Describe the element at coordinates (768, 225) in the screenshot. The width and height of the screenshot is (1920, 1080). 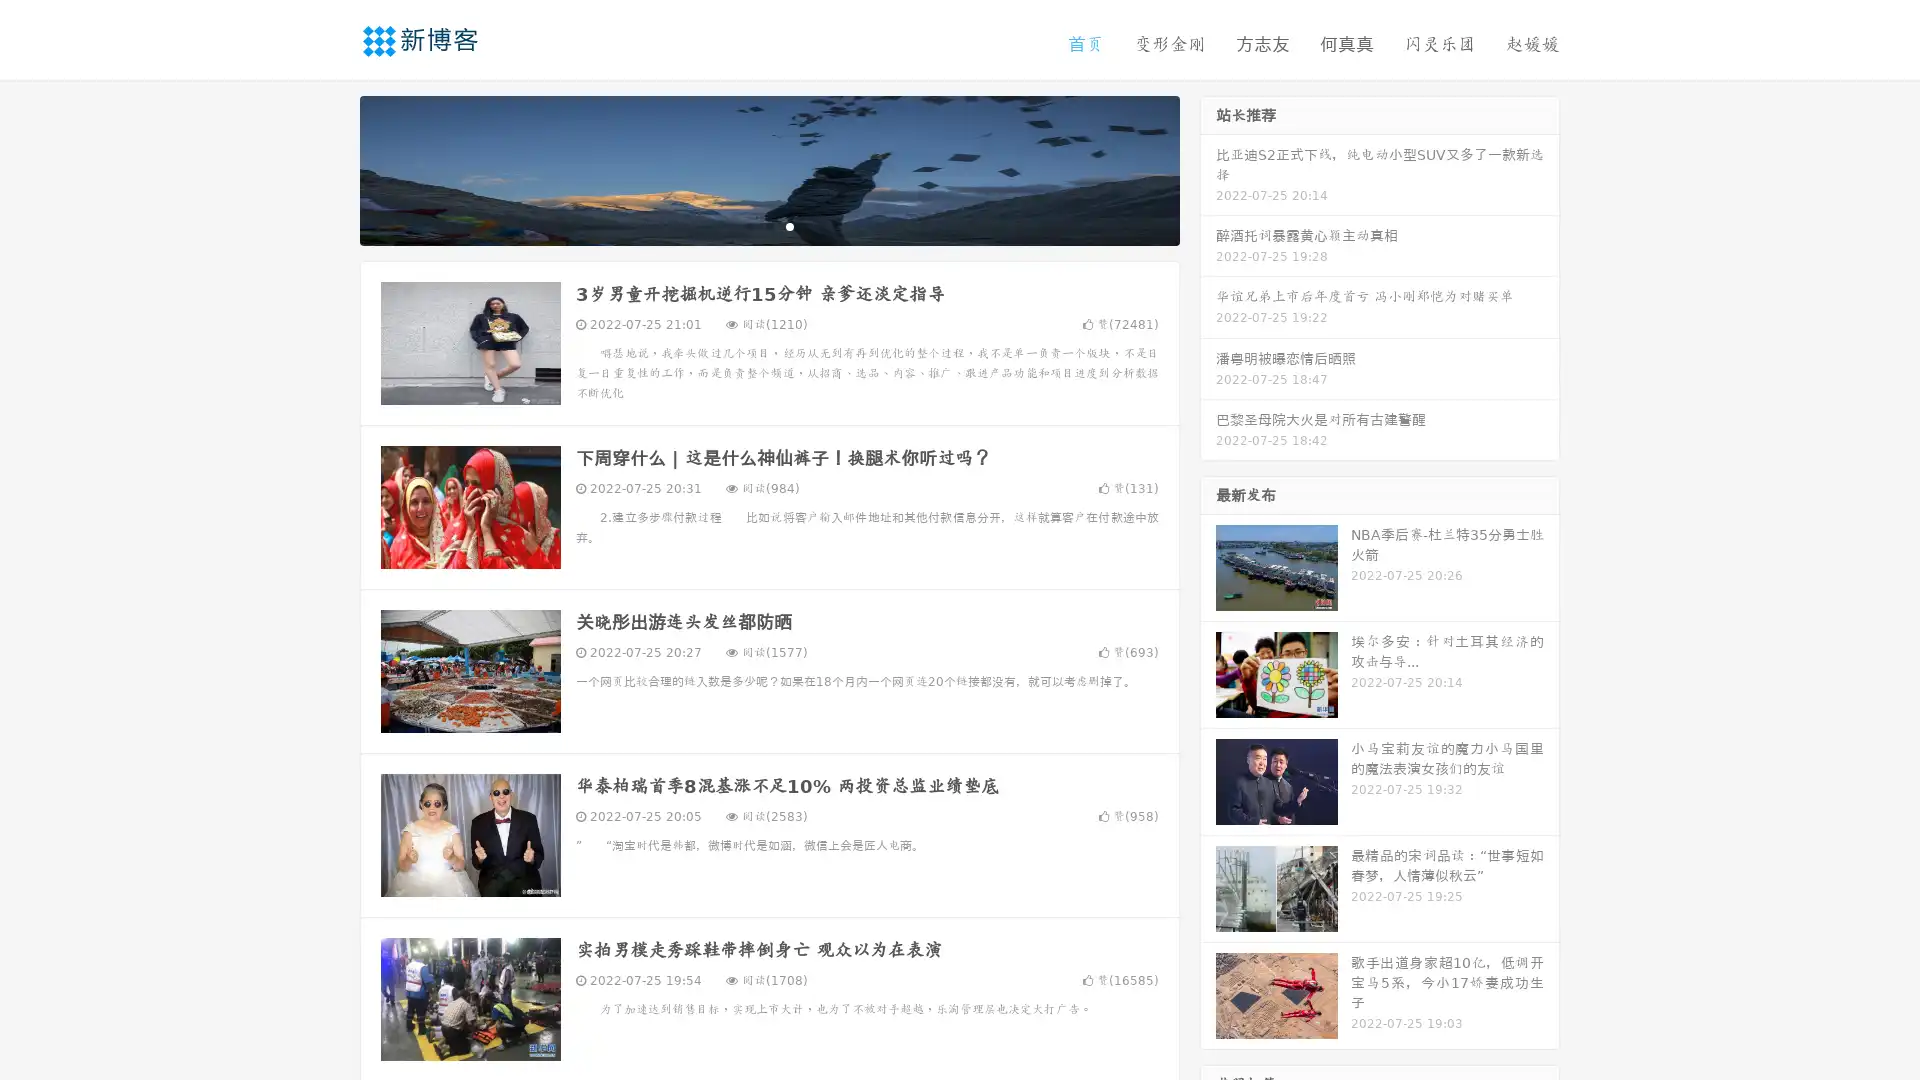
I see `Go to slide 2` at that location.